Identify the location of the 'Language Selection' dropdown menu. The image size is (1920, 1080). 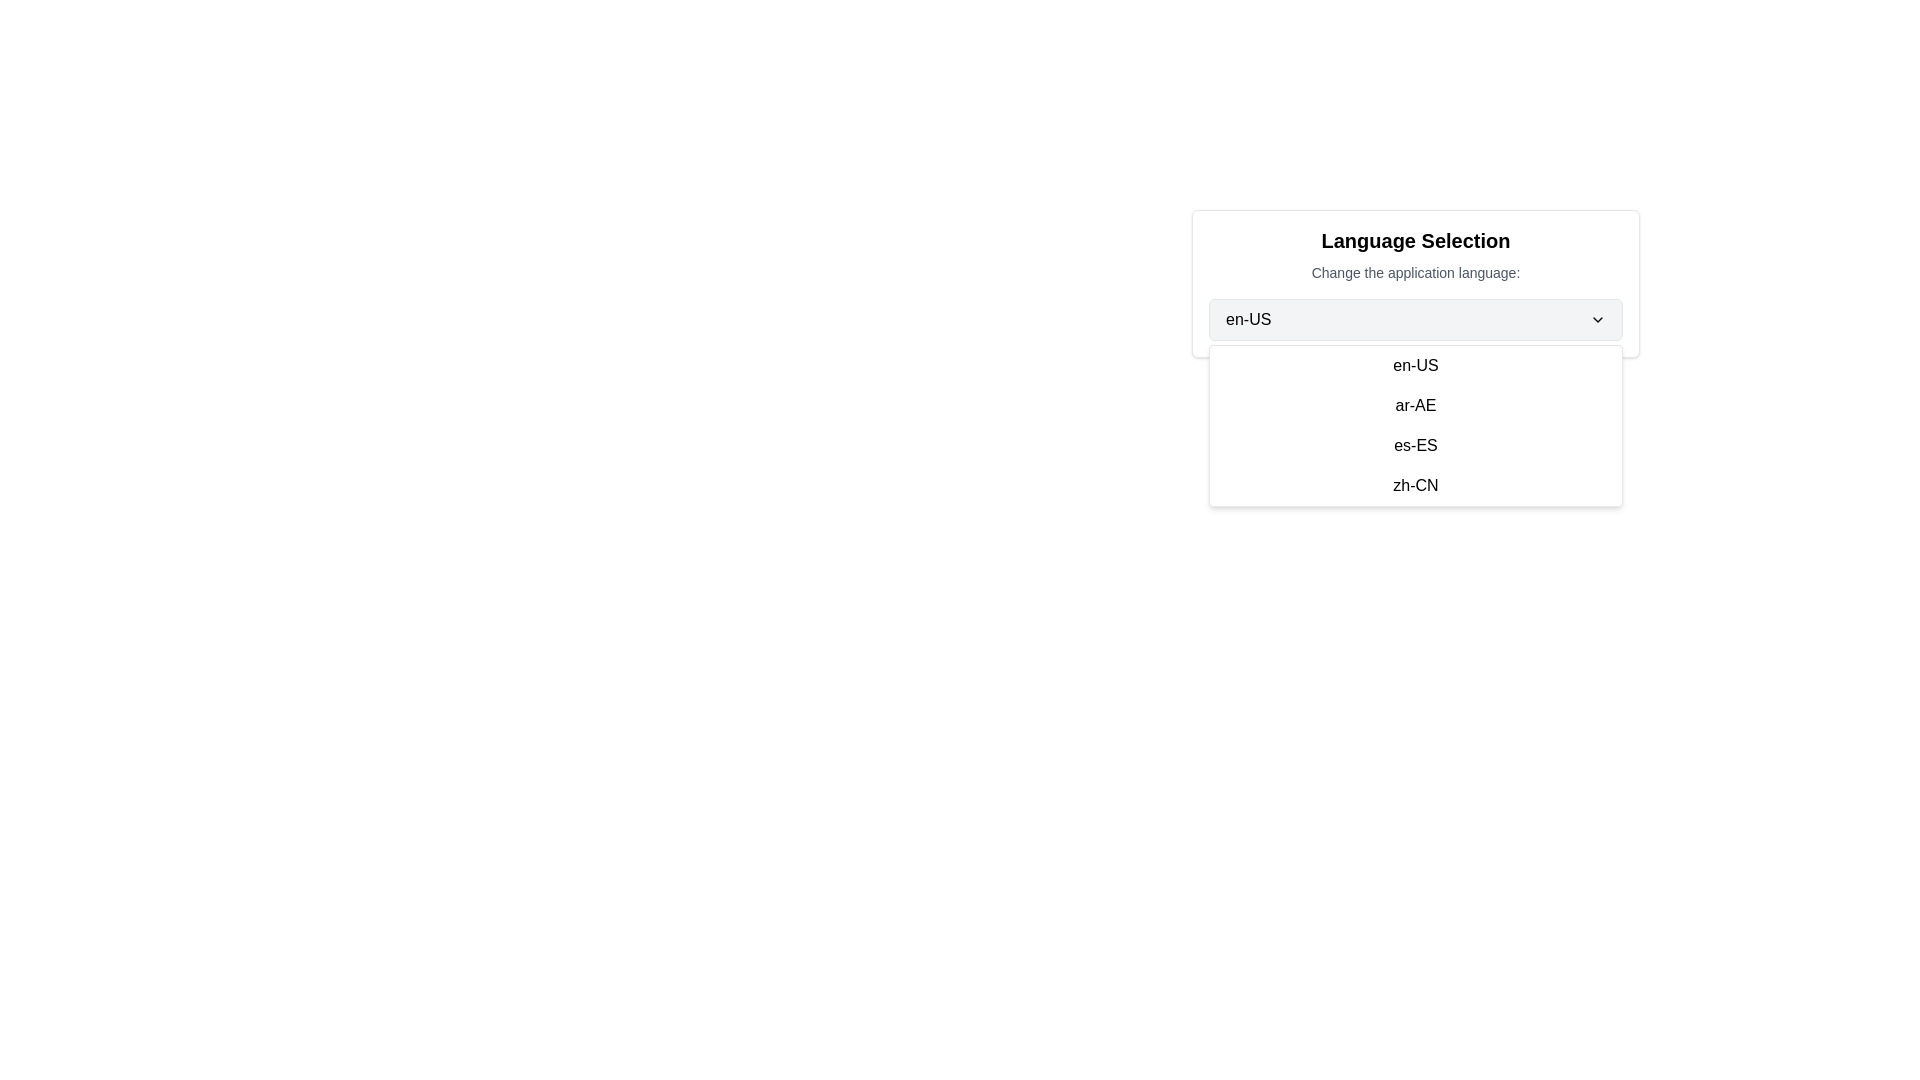
(1415, 319).